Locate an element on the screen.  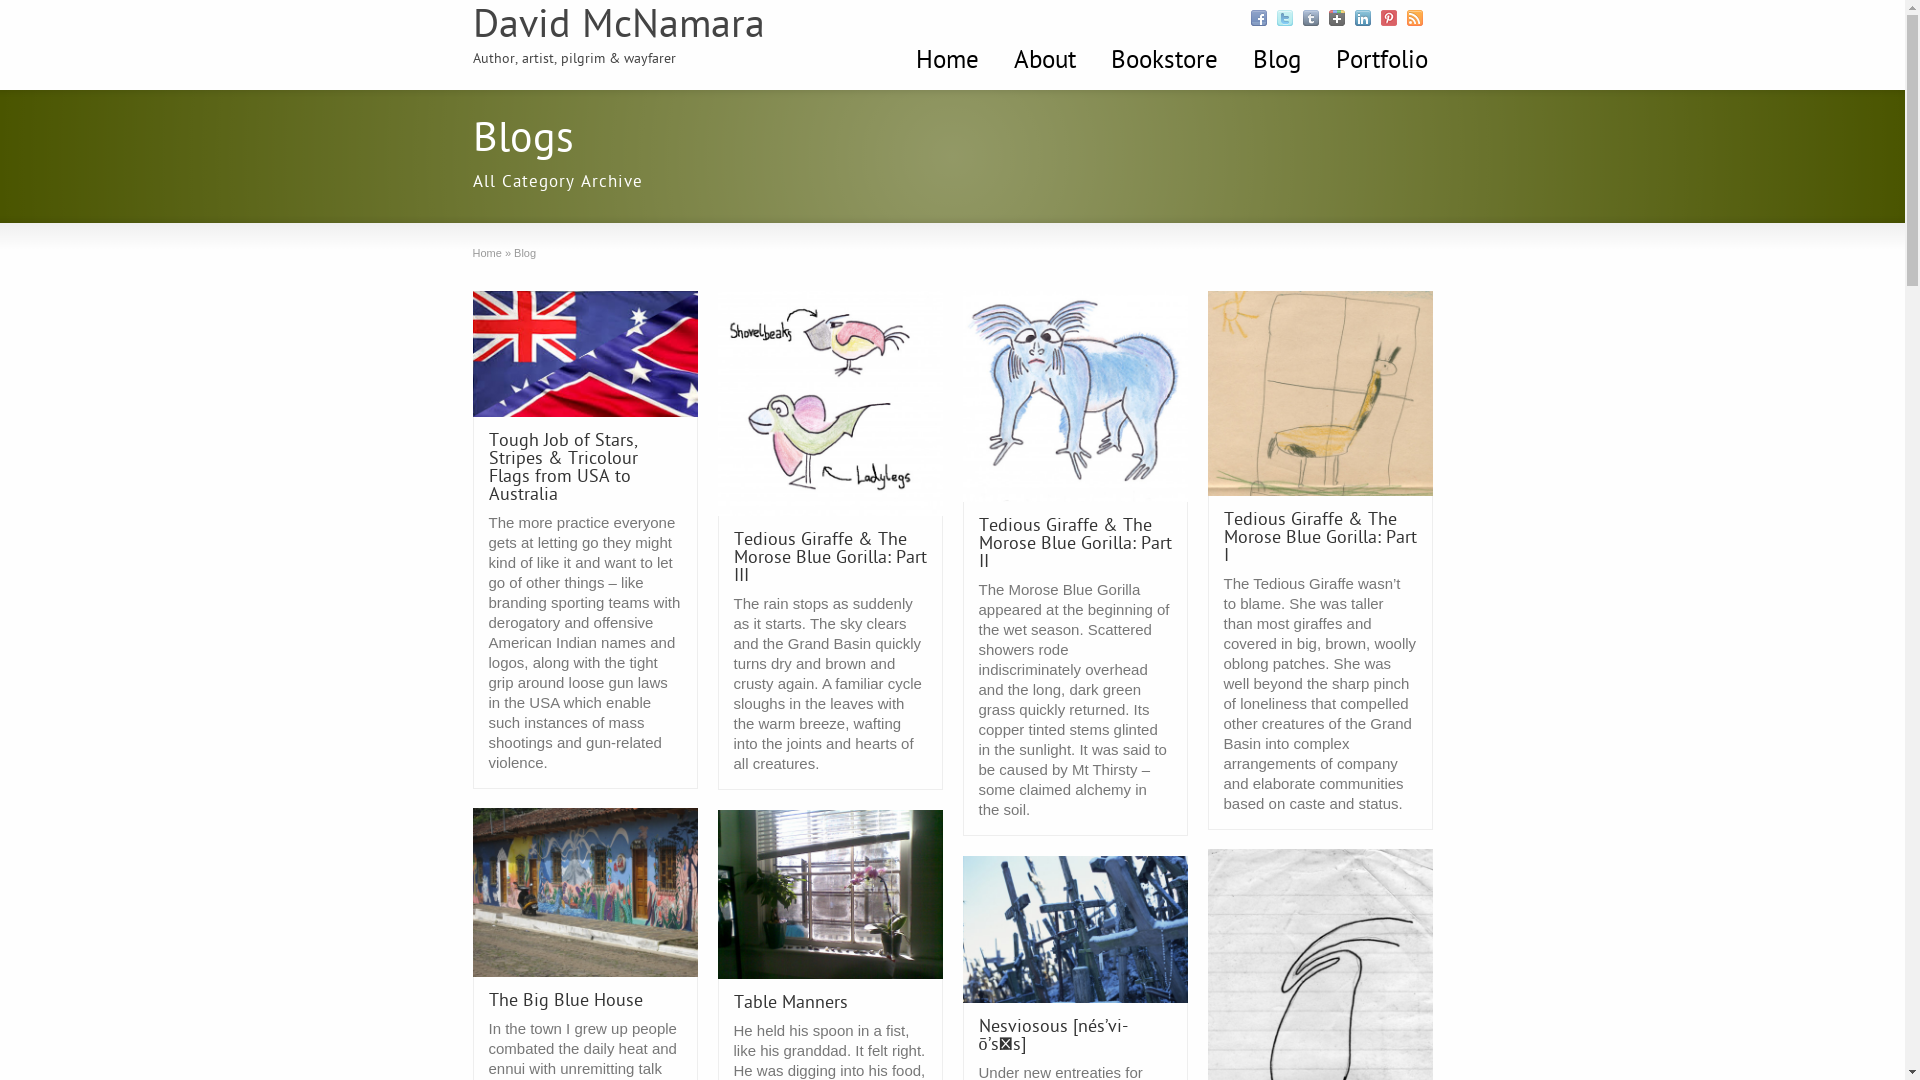
'Tedious Giraffe & The Morose Blue Gorilla: Part I' is located at coordinates (1320, 537).